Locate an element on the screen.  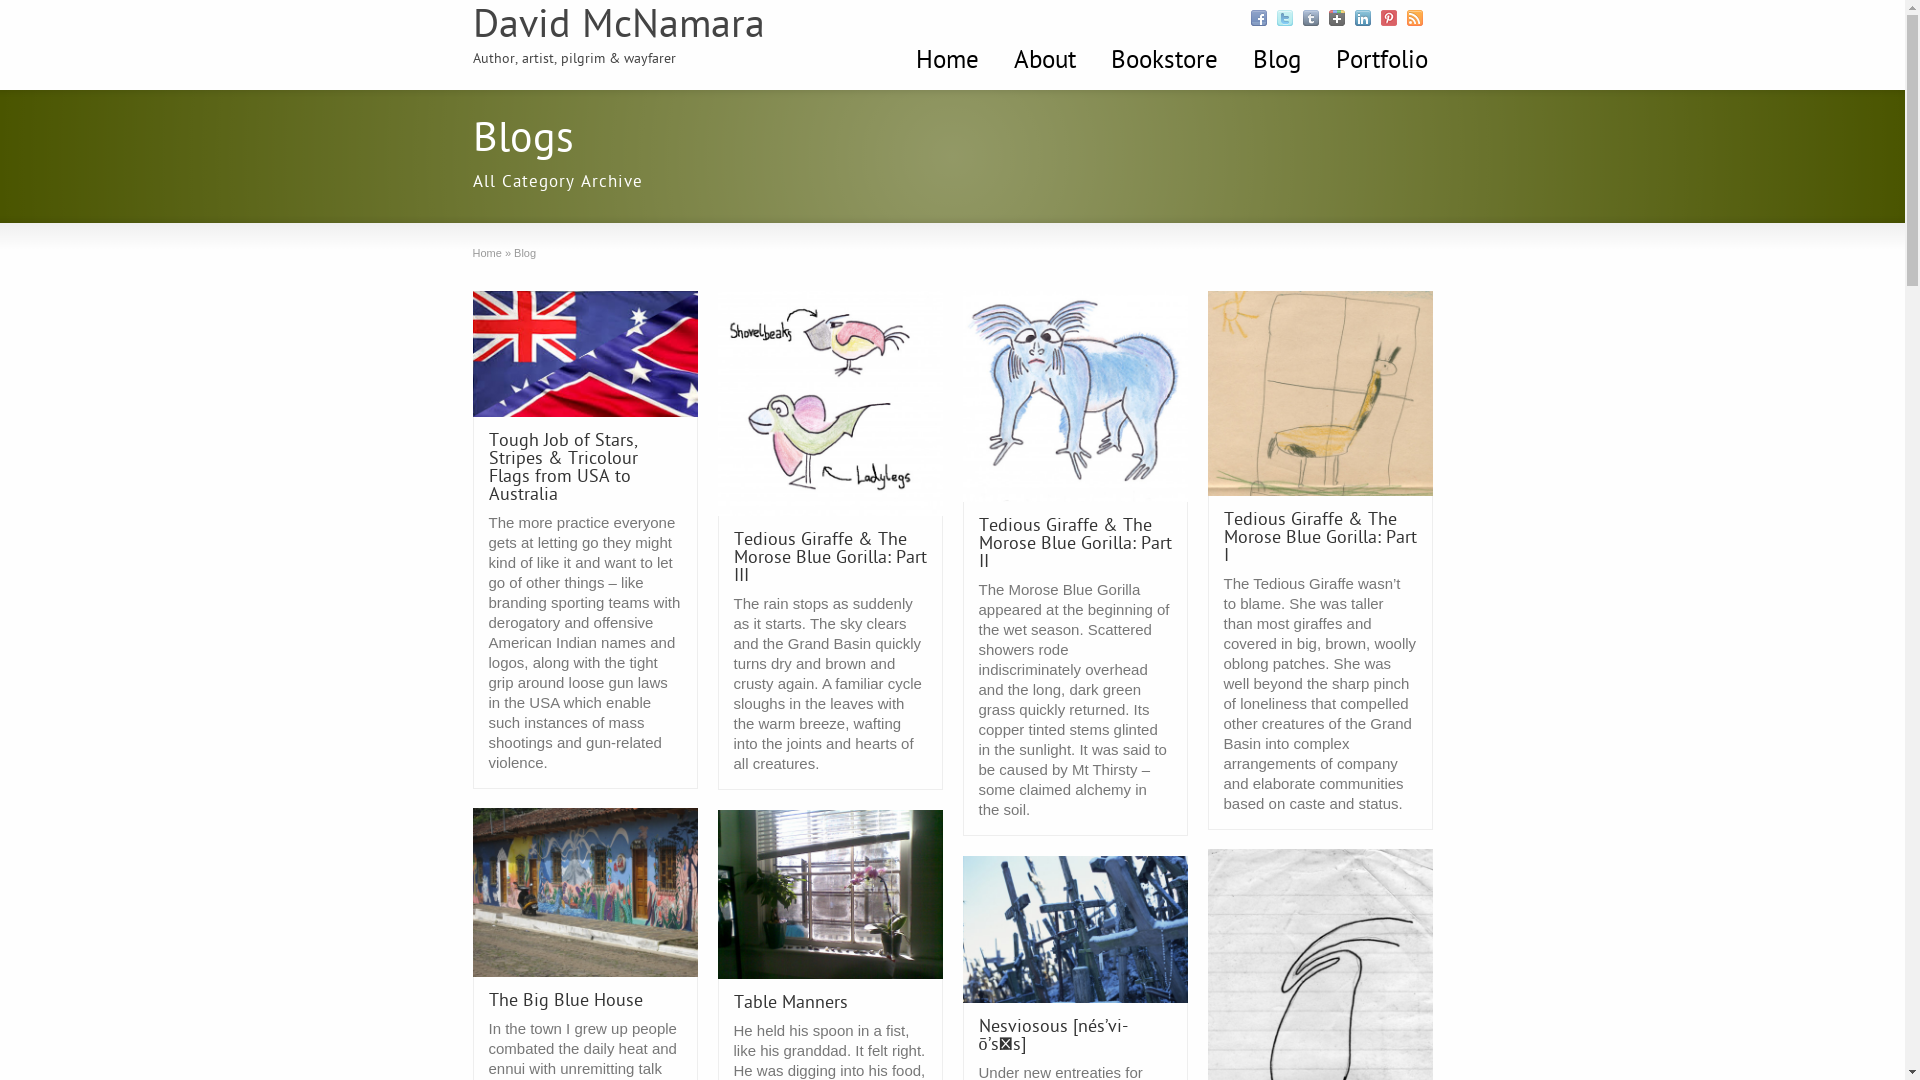
'Tedious Giraffe & The Morose Blue Gorilla: Part I' is located at coordinates (1320, 537).